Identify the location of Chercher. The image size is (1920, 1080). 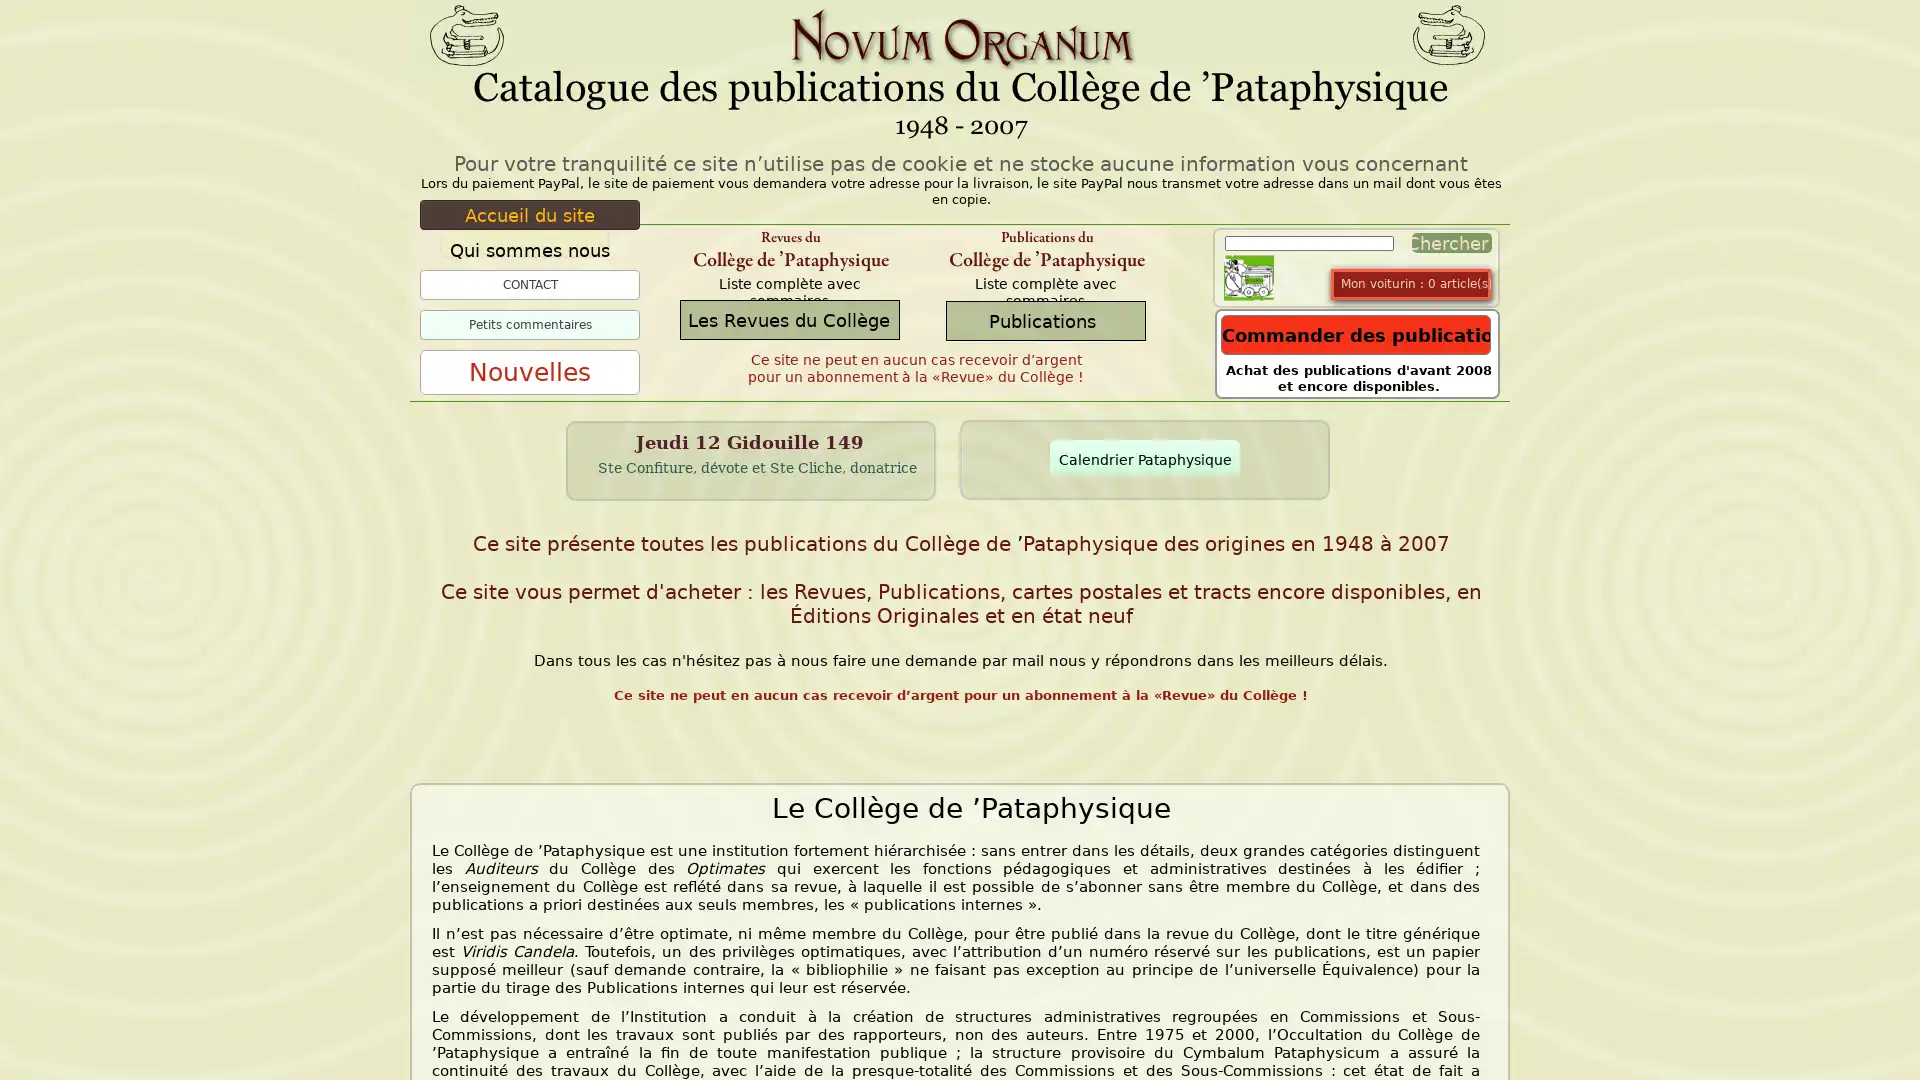
(1446, 242).